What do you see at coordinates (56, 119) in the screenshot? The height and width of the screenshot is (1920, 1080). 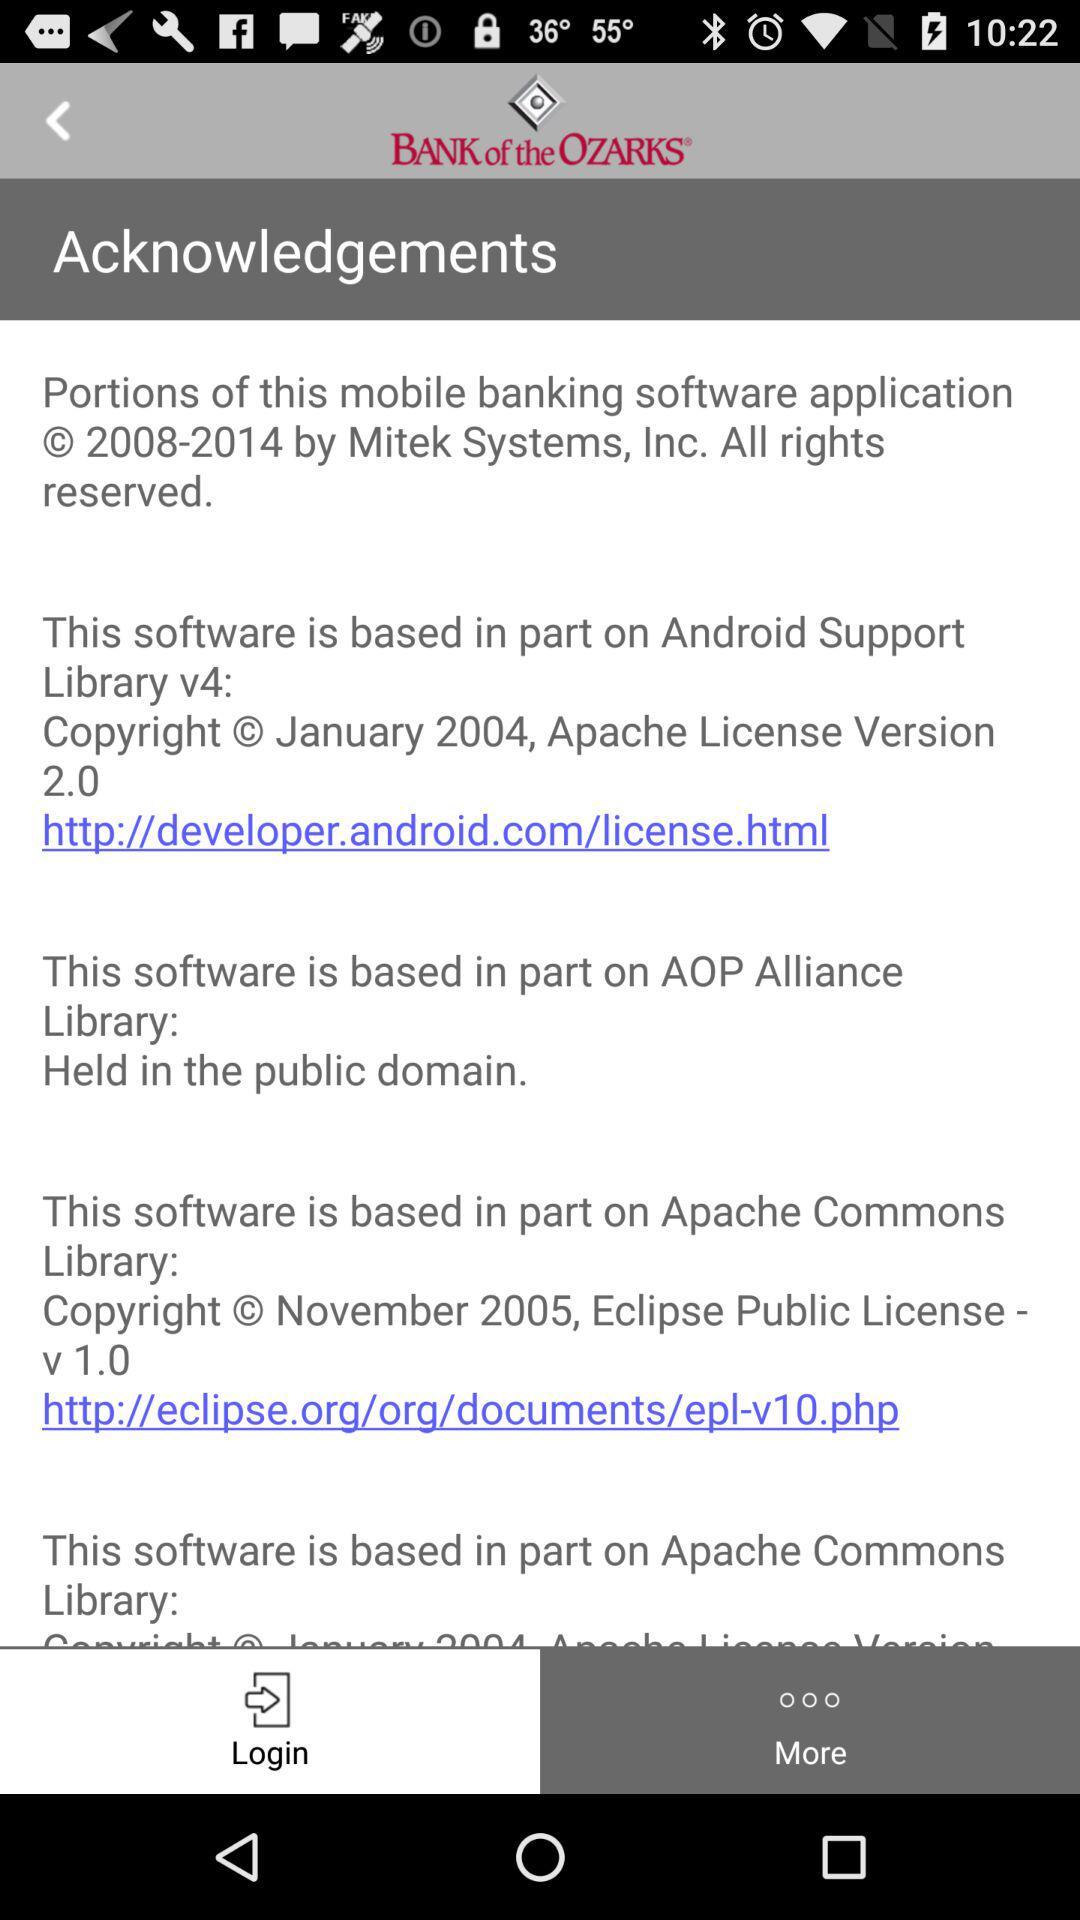 I see `return to the previous page` at bounding box center [56, 119].